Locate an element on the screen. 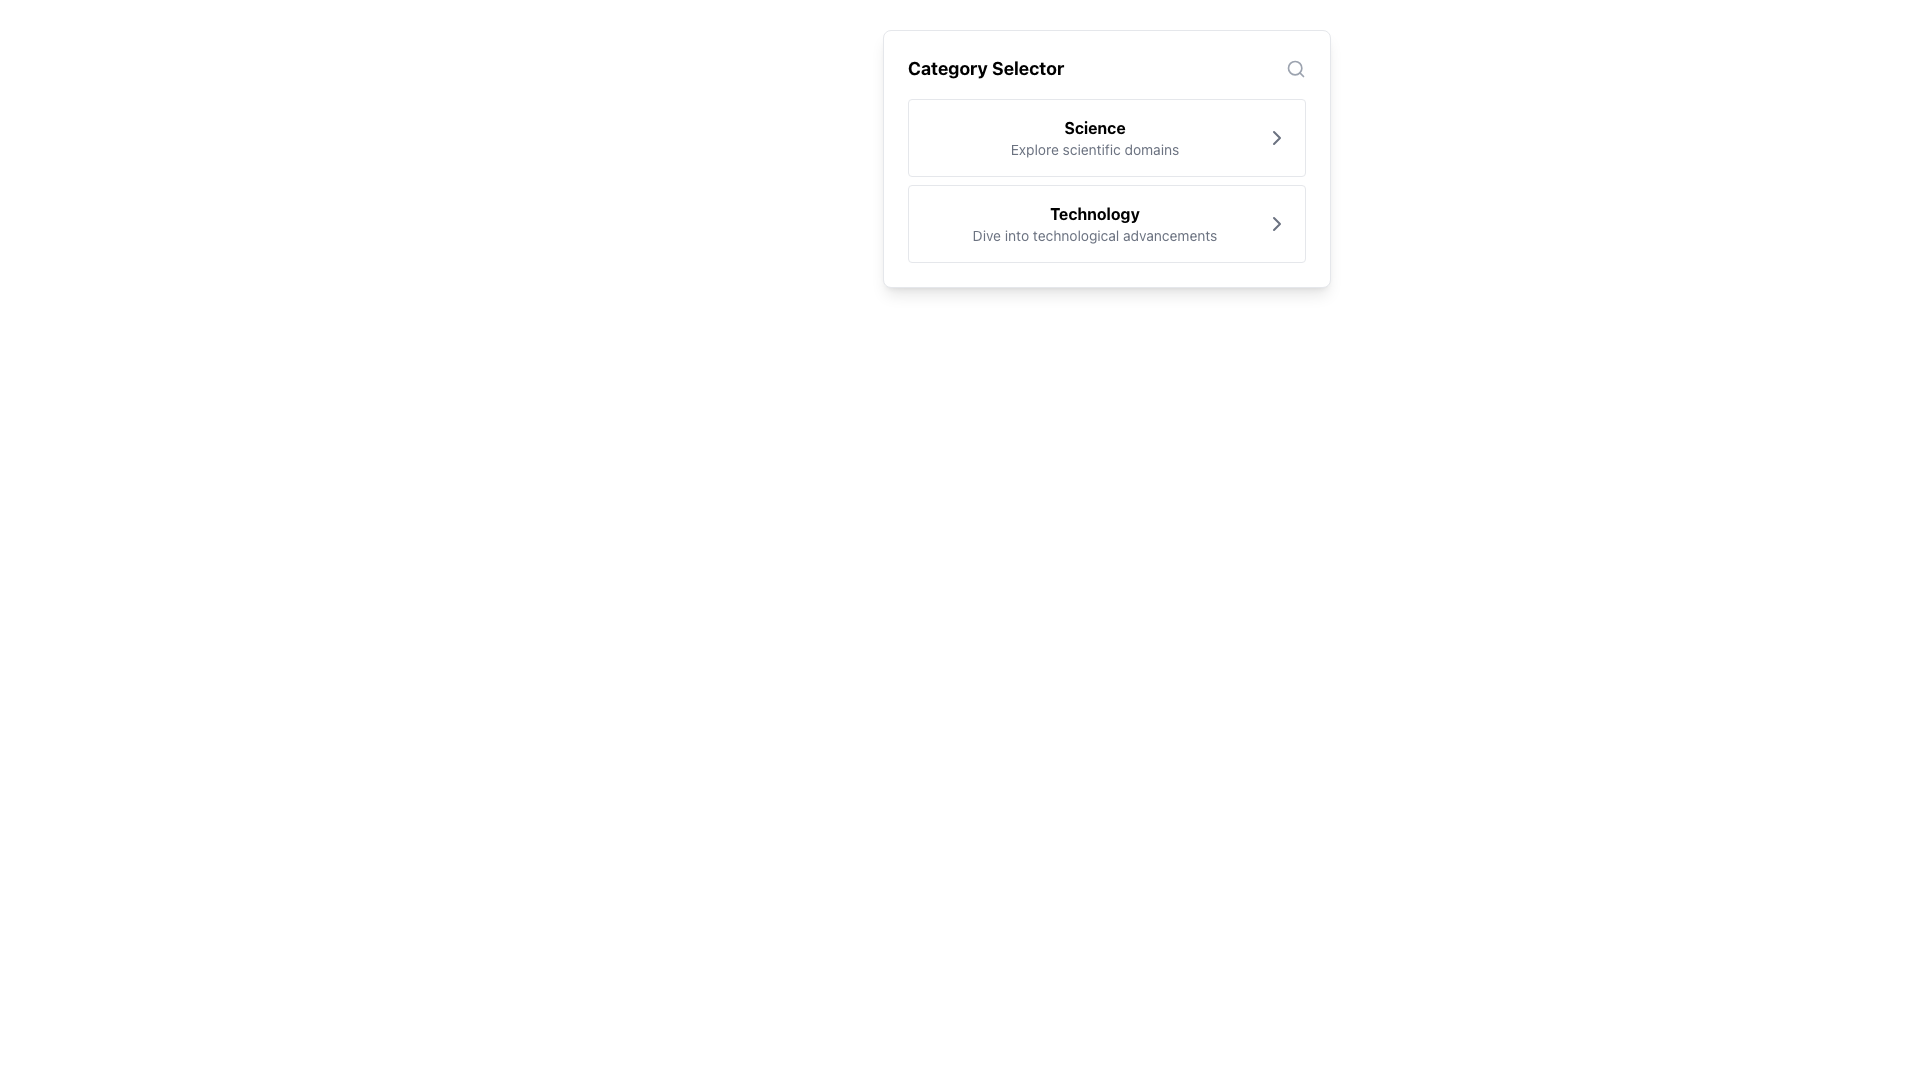  the rightward-pointing chevron-style arrow icon located next to the 'Science' category in the Category Selector interface is located at coordinates (1275, 137).